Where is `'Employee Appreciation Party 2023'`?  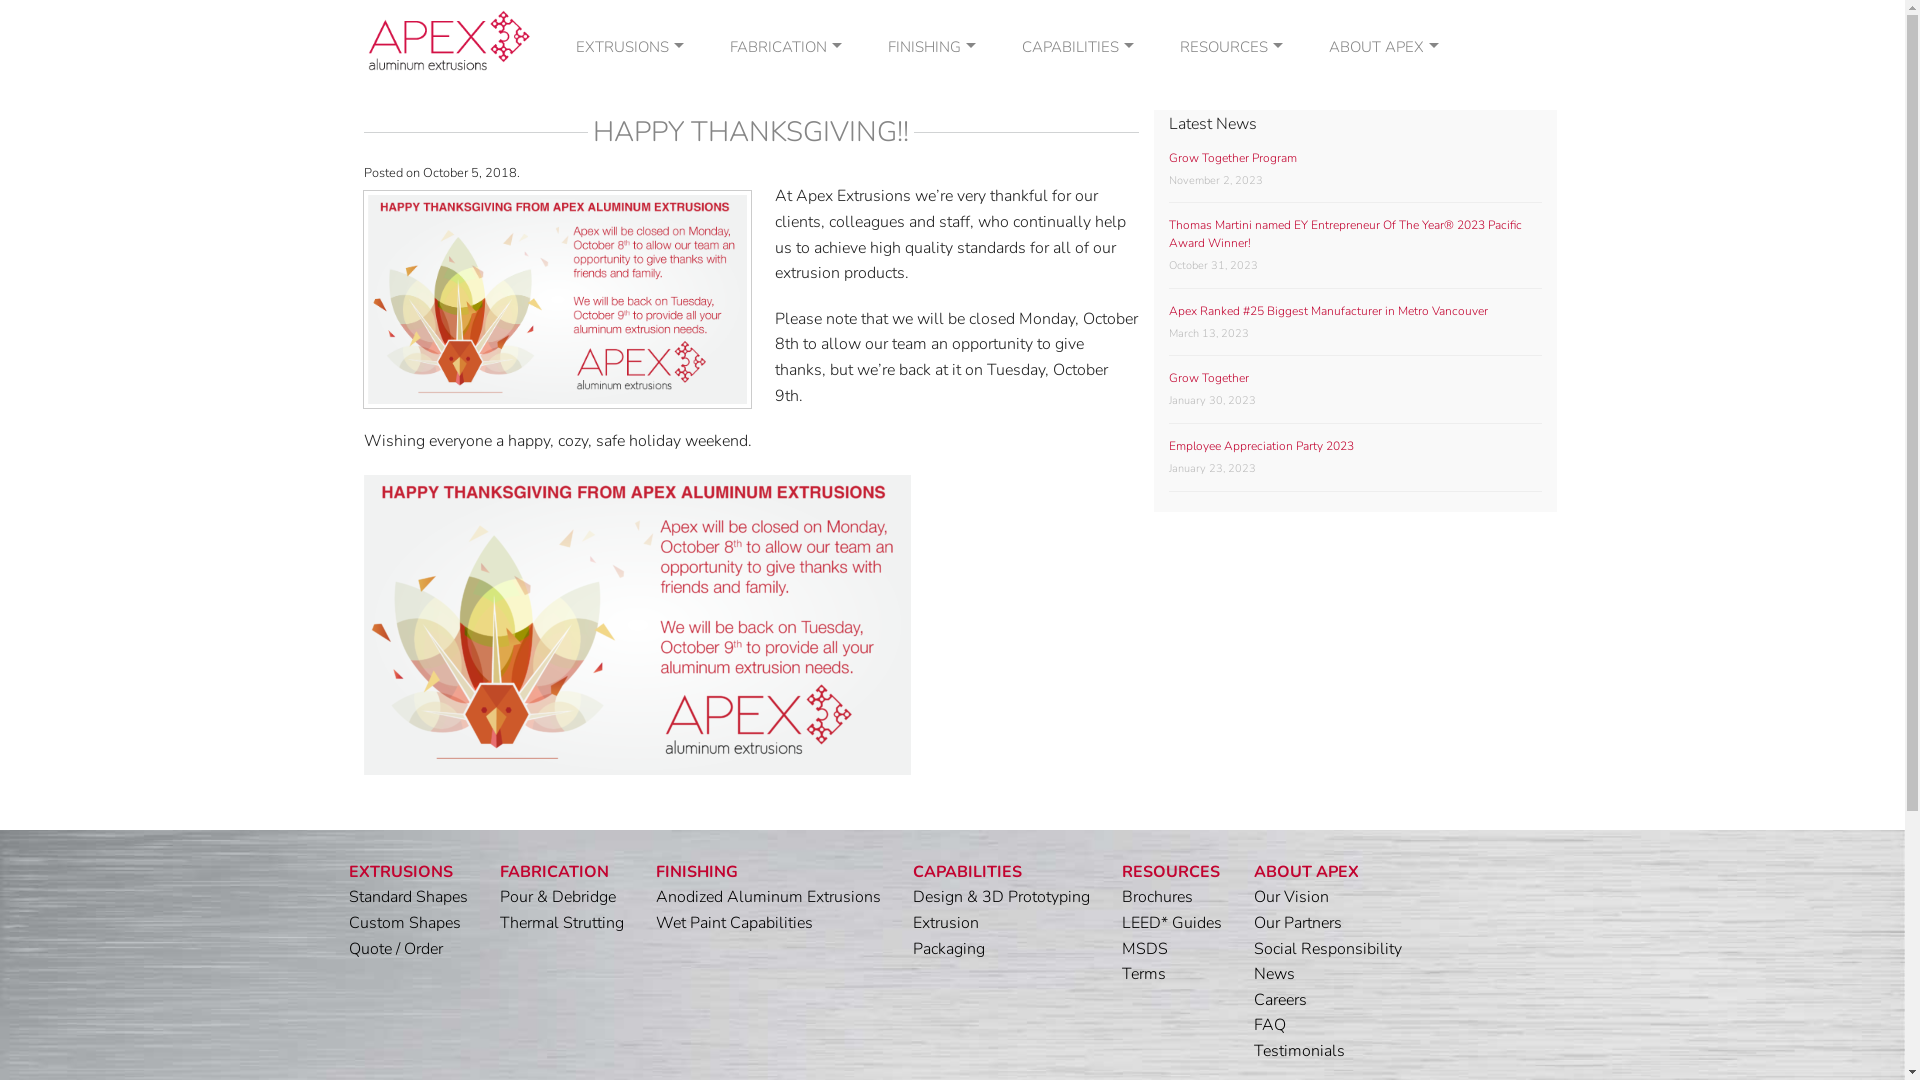
'Employee Appreciation Party 2023' is located at coordinates (1260, 445).